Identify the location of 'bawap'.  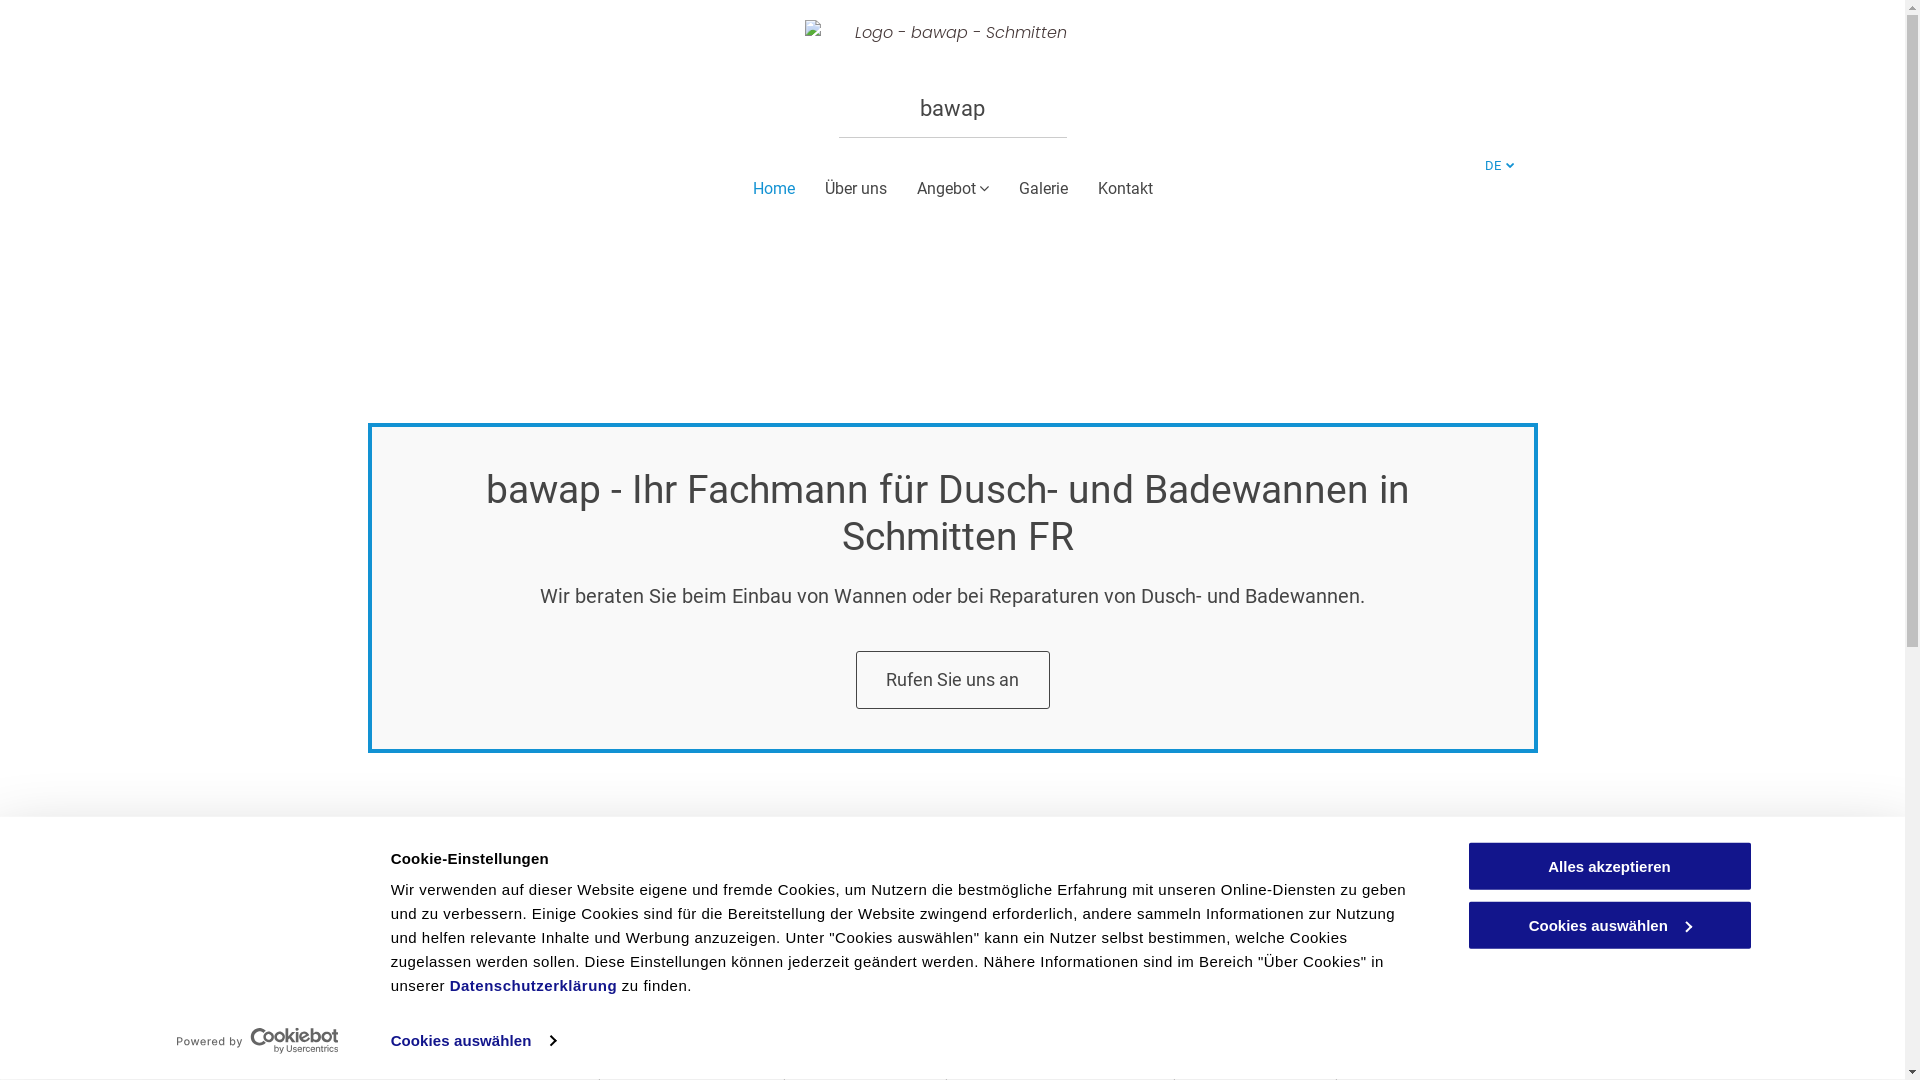
(919, 108).